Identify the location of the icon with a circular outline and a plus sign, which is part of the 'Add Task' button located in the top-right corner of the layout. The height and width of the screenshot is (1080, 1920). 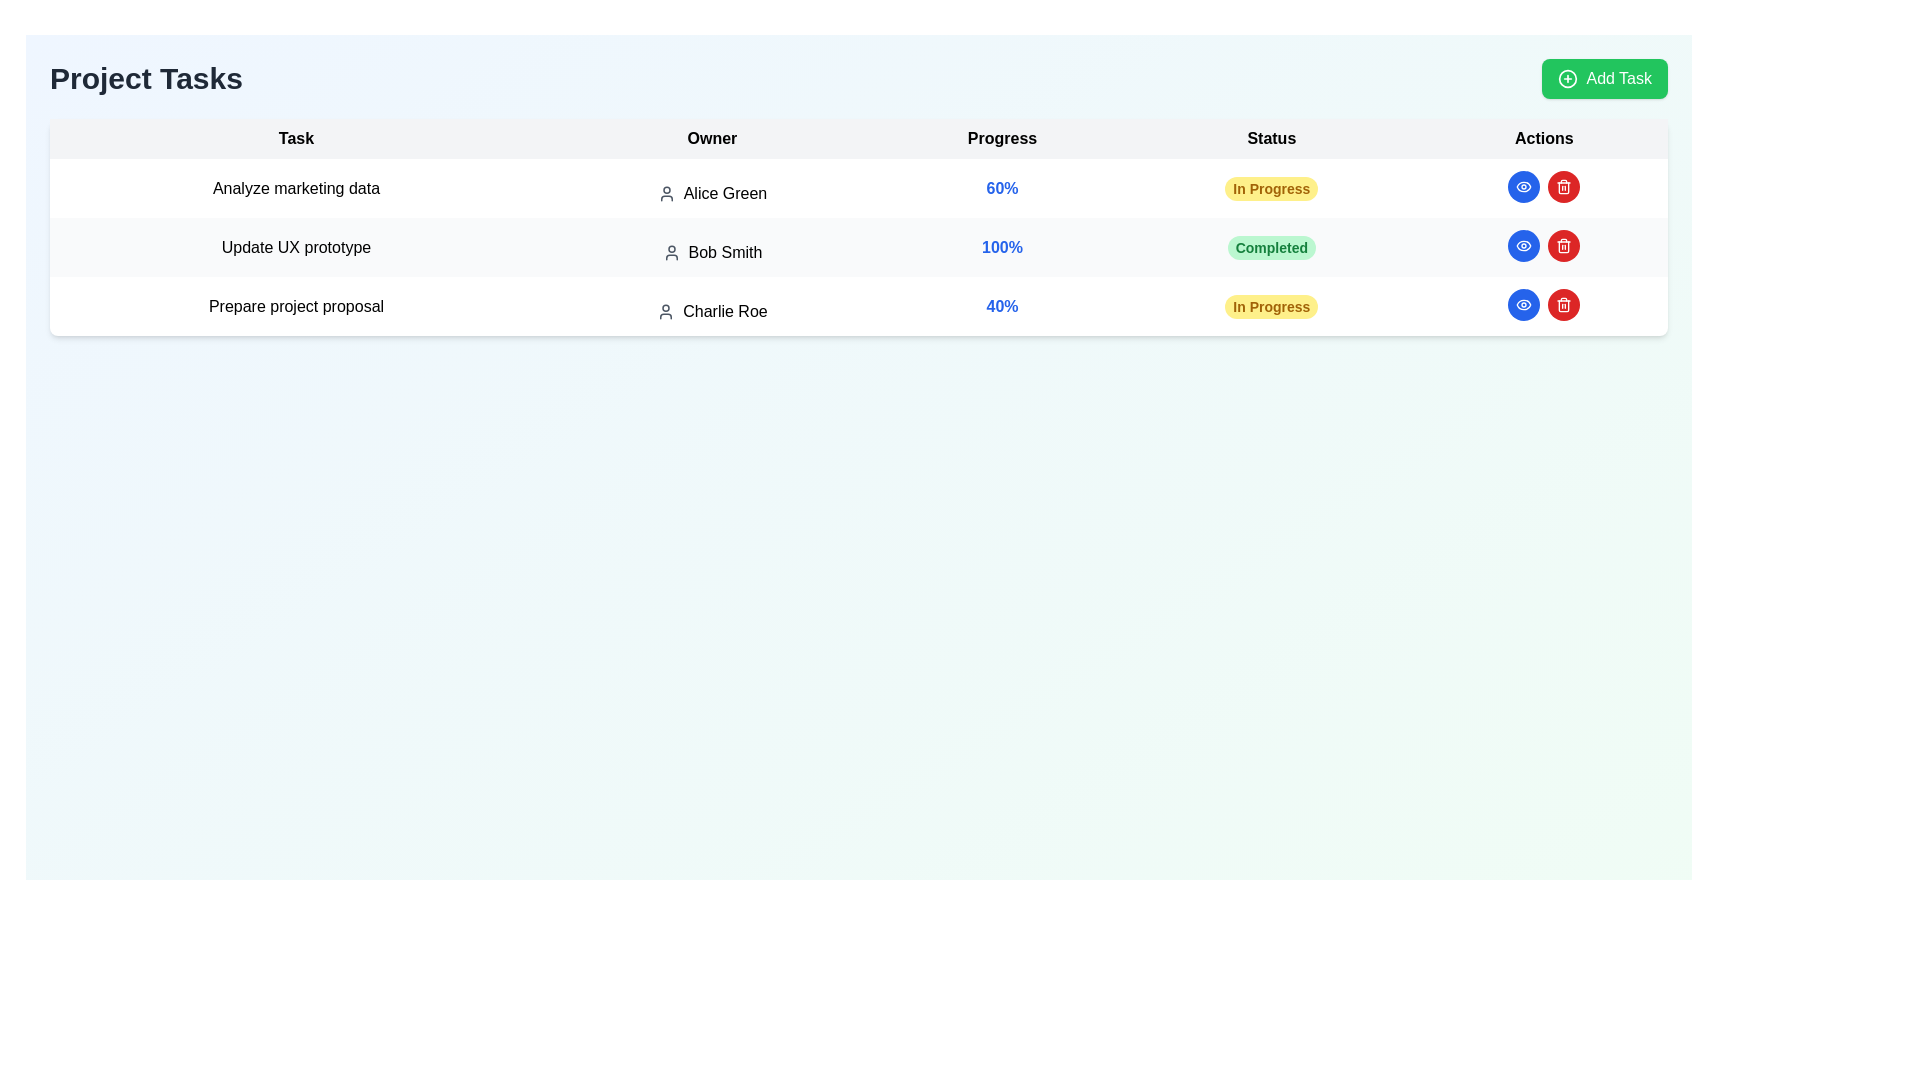
(1567, 77).